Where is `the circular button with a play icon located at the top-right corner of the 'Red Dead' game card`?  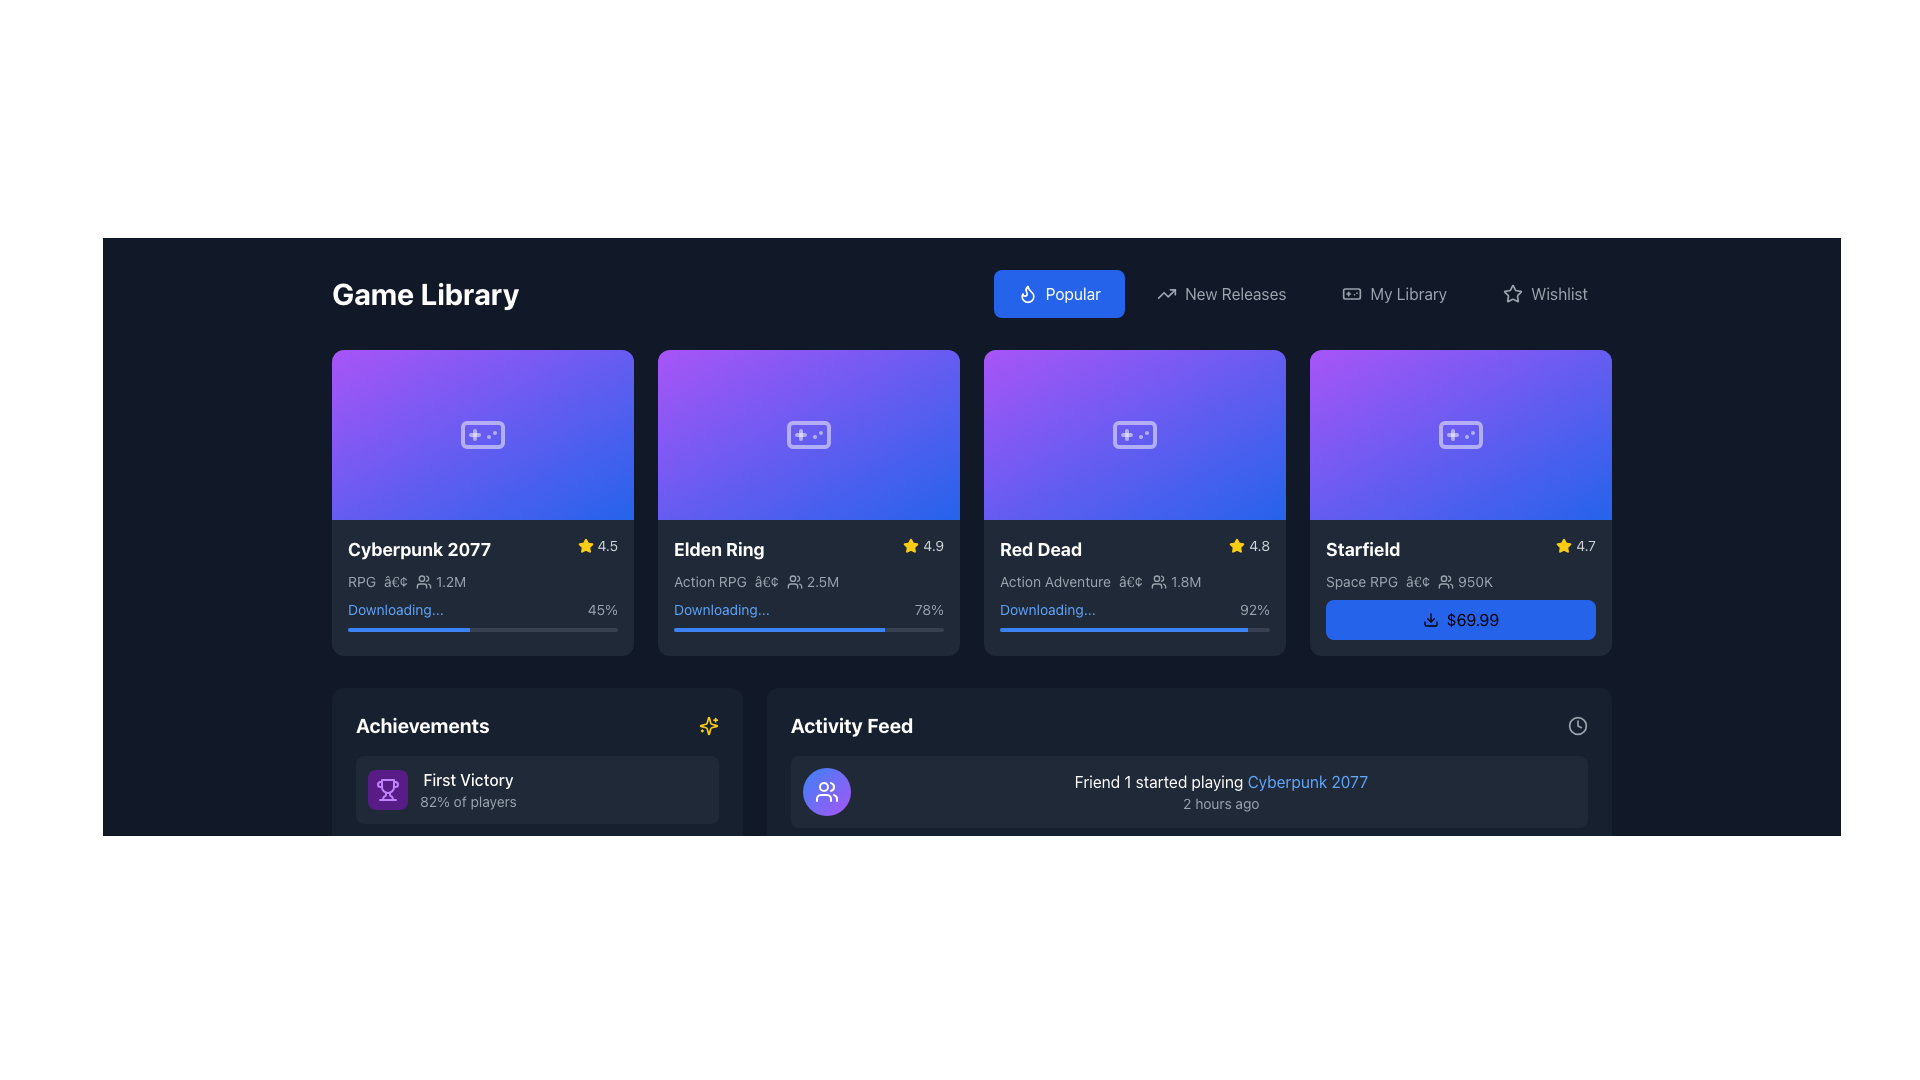 the circular button with a play icon located at the top-right corner of the 'Red Dead' game card is located at coordinates (1258, 375).